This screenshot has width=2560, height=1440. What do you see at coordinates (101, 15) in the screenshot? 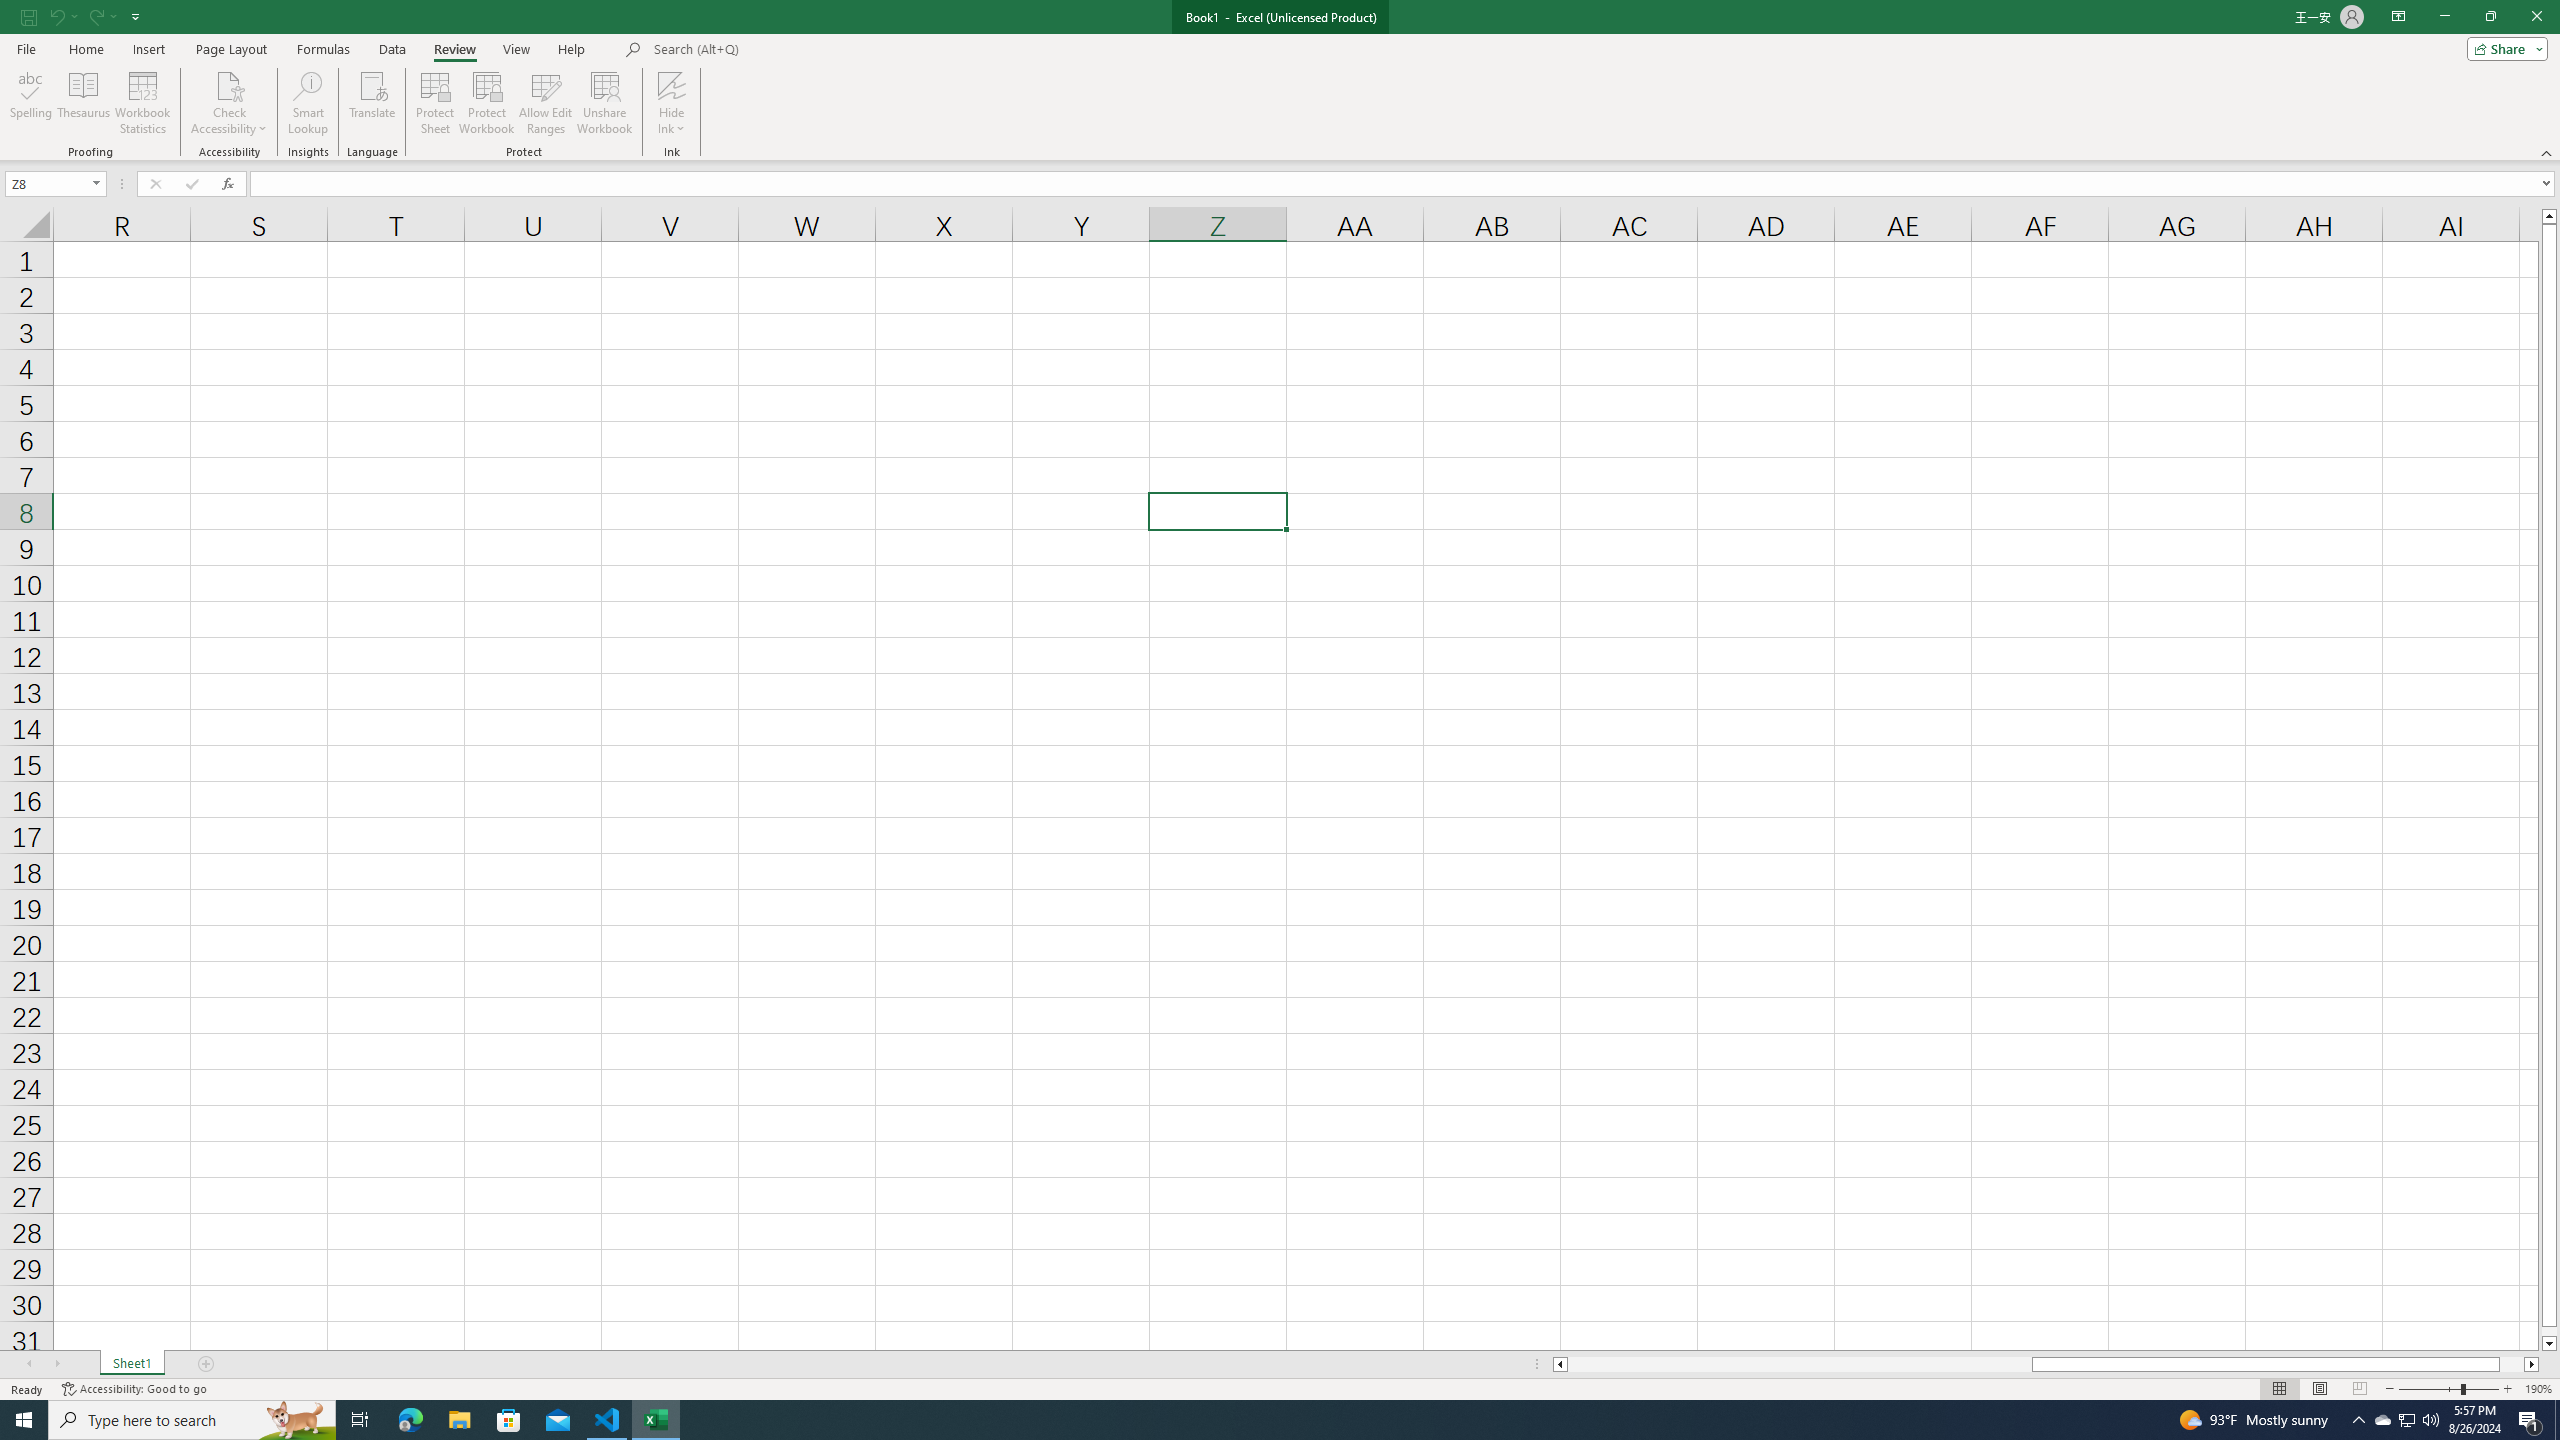
I see `'Redo'` at bounding box center [101, 15].